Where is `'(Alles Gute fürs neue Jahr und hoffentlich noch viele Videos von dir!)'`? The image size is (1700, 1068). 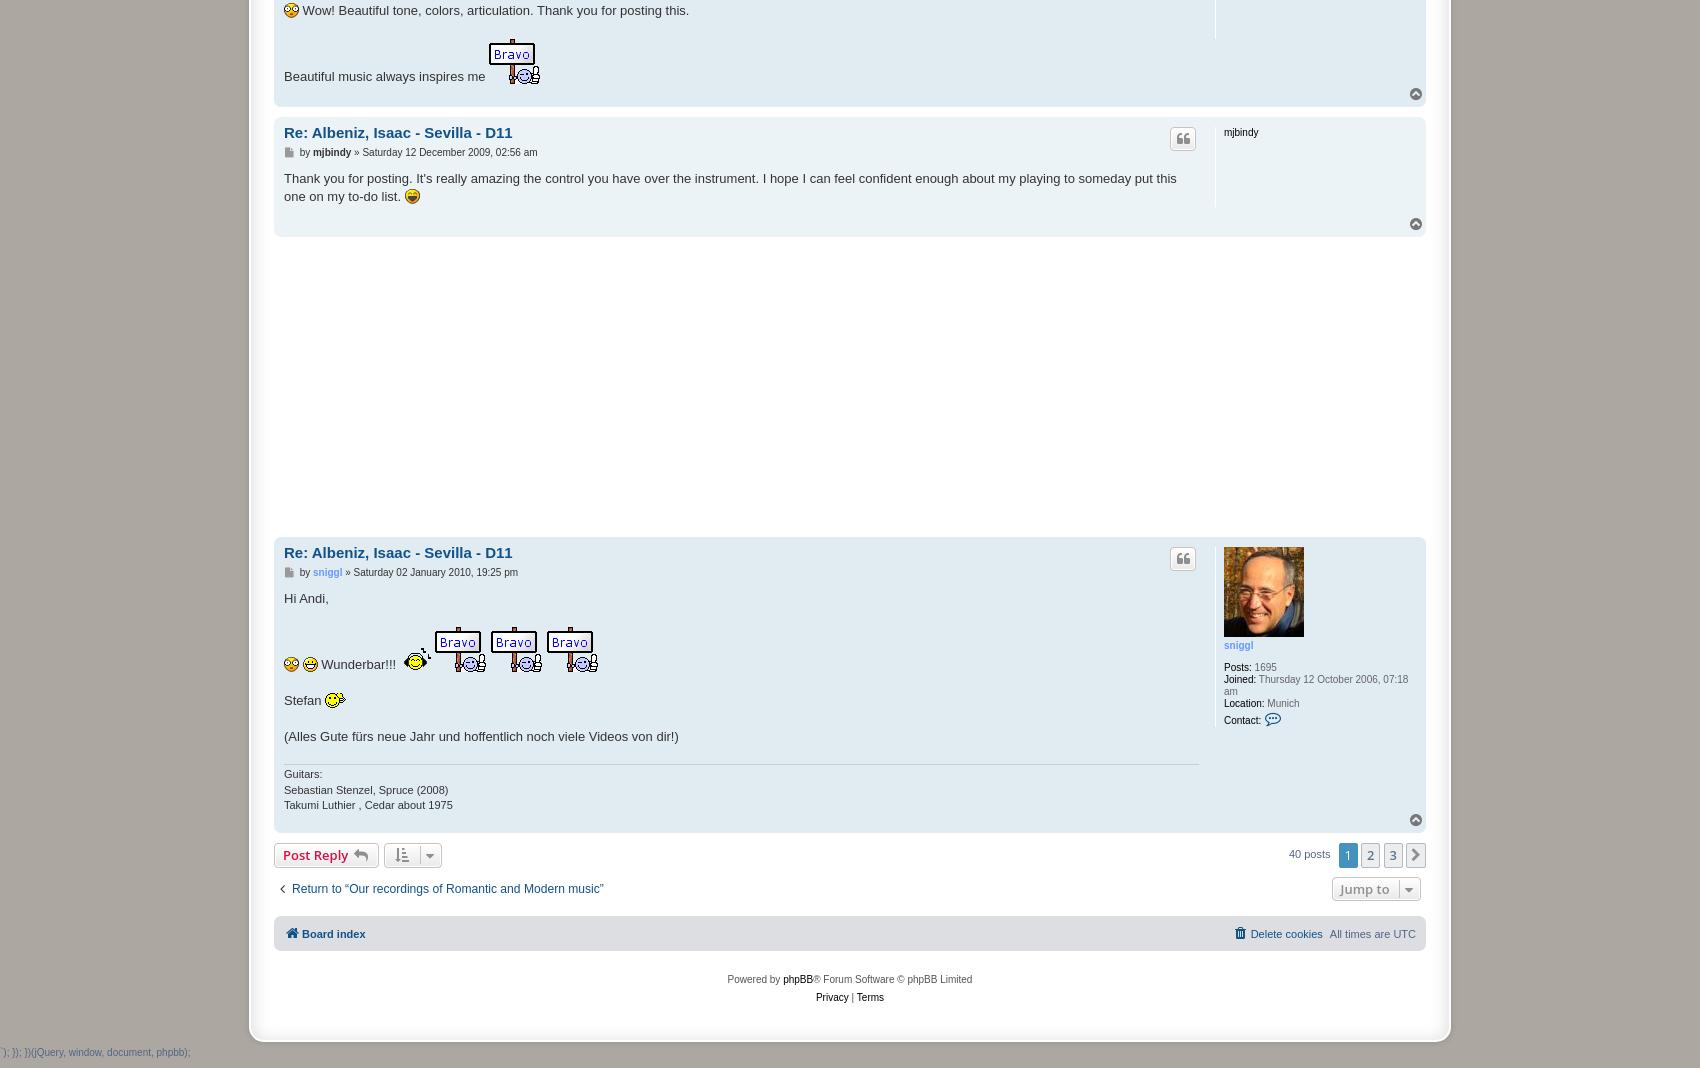
'(Alles Gute fürs neue Jahr und hoffentlich noch viele Videos von dir!)' is located at coordinates (480, 736).